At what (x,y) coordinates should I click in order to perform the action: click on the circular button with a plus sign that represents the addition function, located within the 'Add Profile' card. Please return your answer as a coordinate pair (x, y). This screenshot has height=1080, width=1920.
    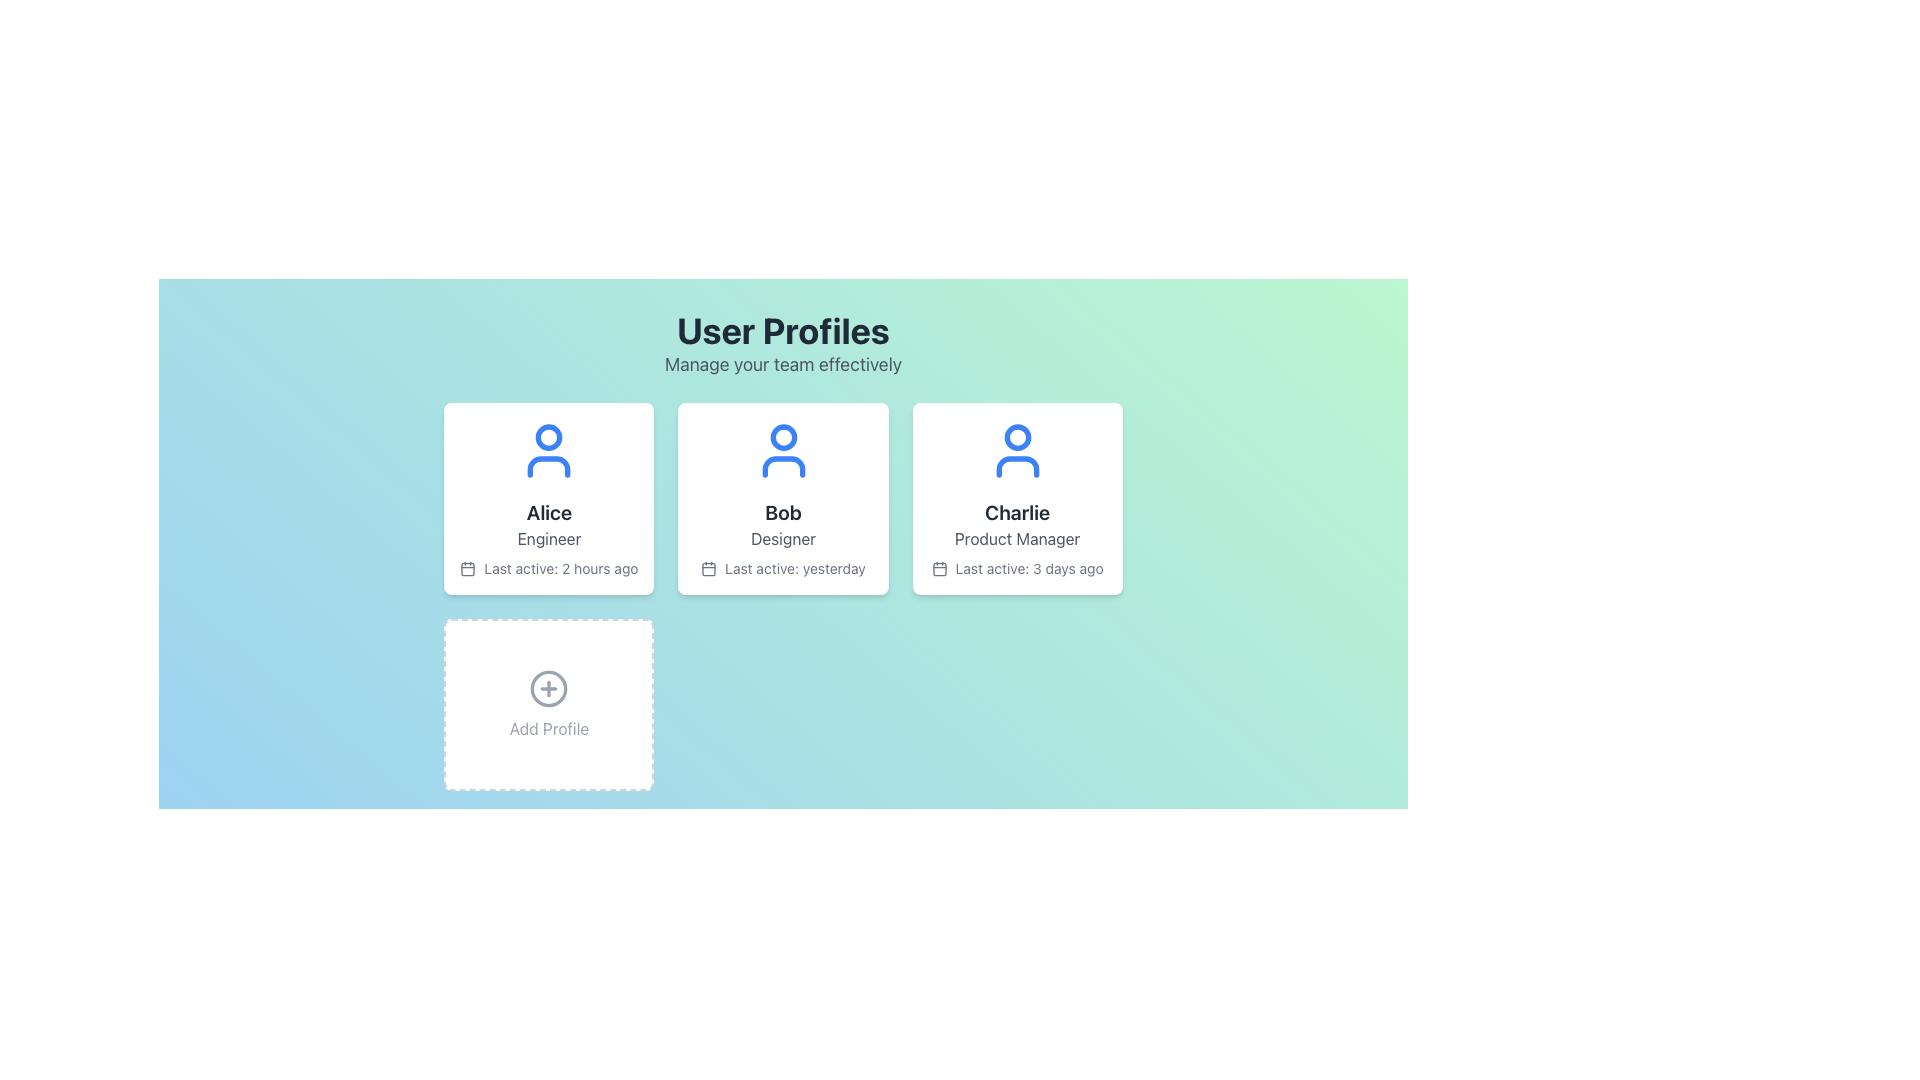
    Looking at the image, I should click on (549, 688).